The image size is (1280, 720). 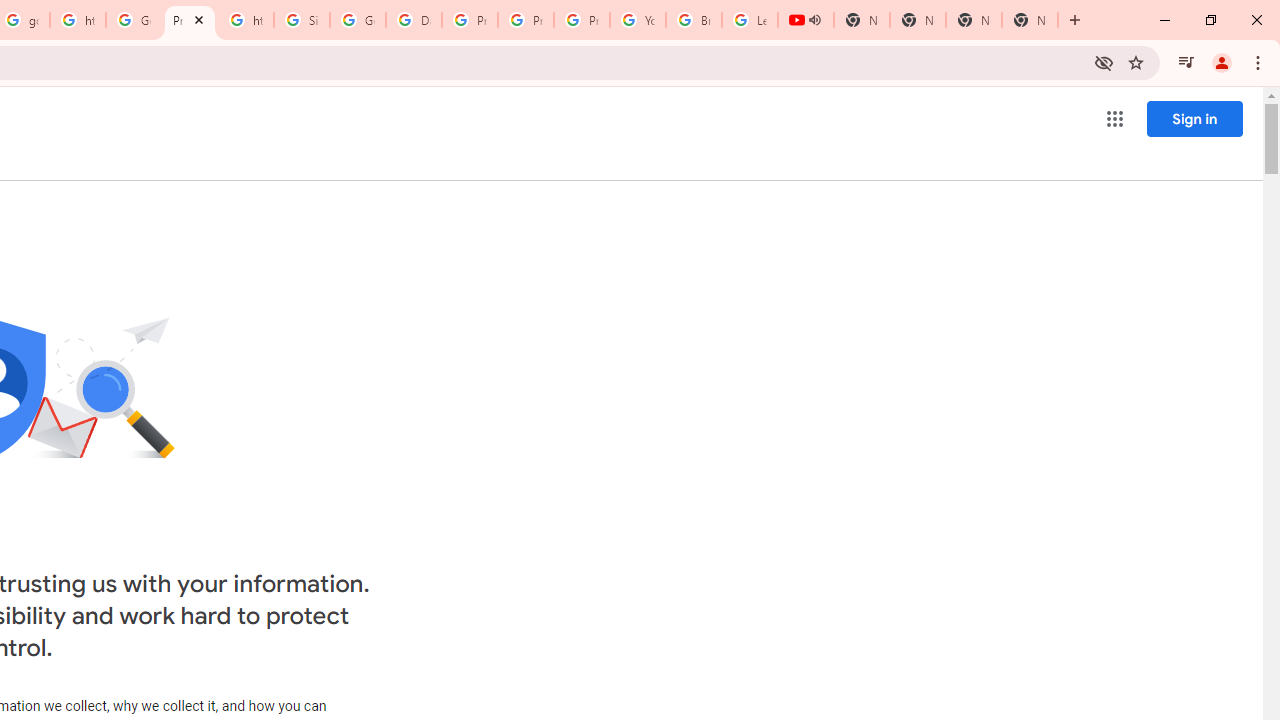 I want to click on 'Sign in - Google Accounts', so click(x=301, y=20).